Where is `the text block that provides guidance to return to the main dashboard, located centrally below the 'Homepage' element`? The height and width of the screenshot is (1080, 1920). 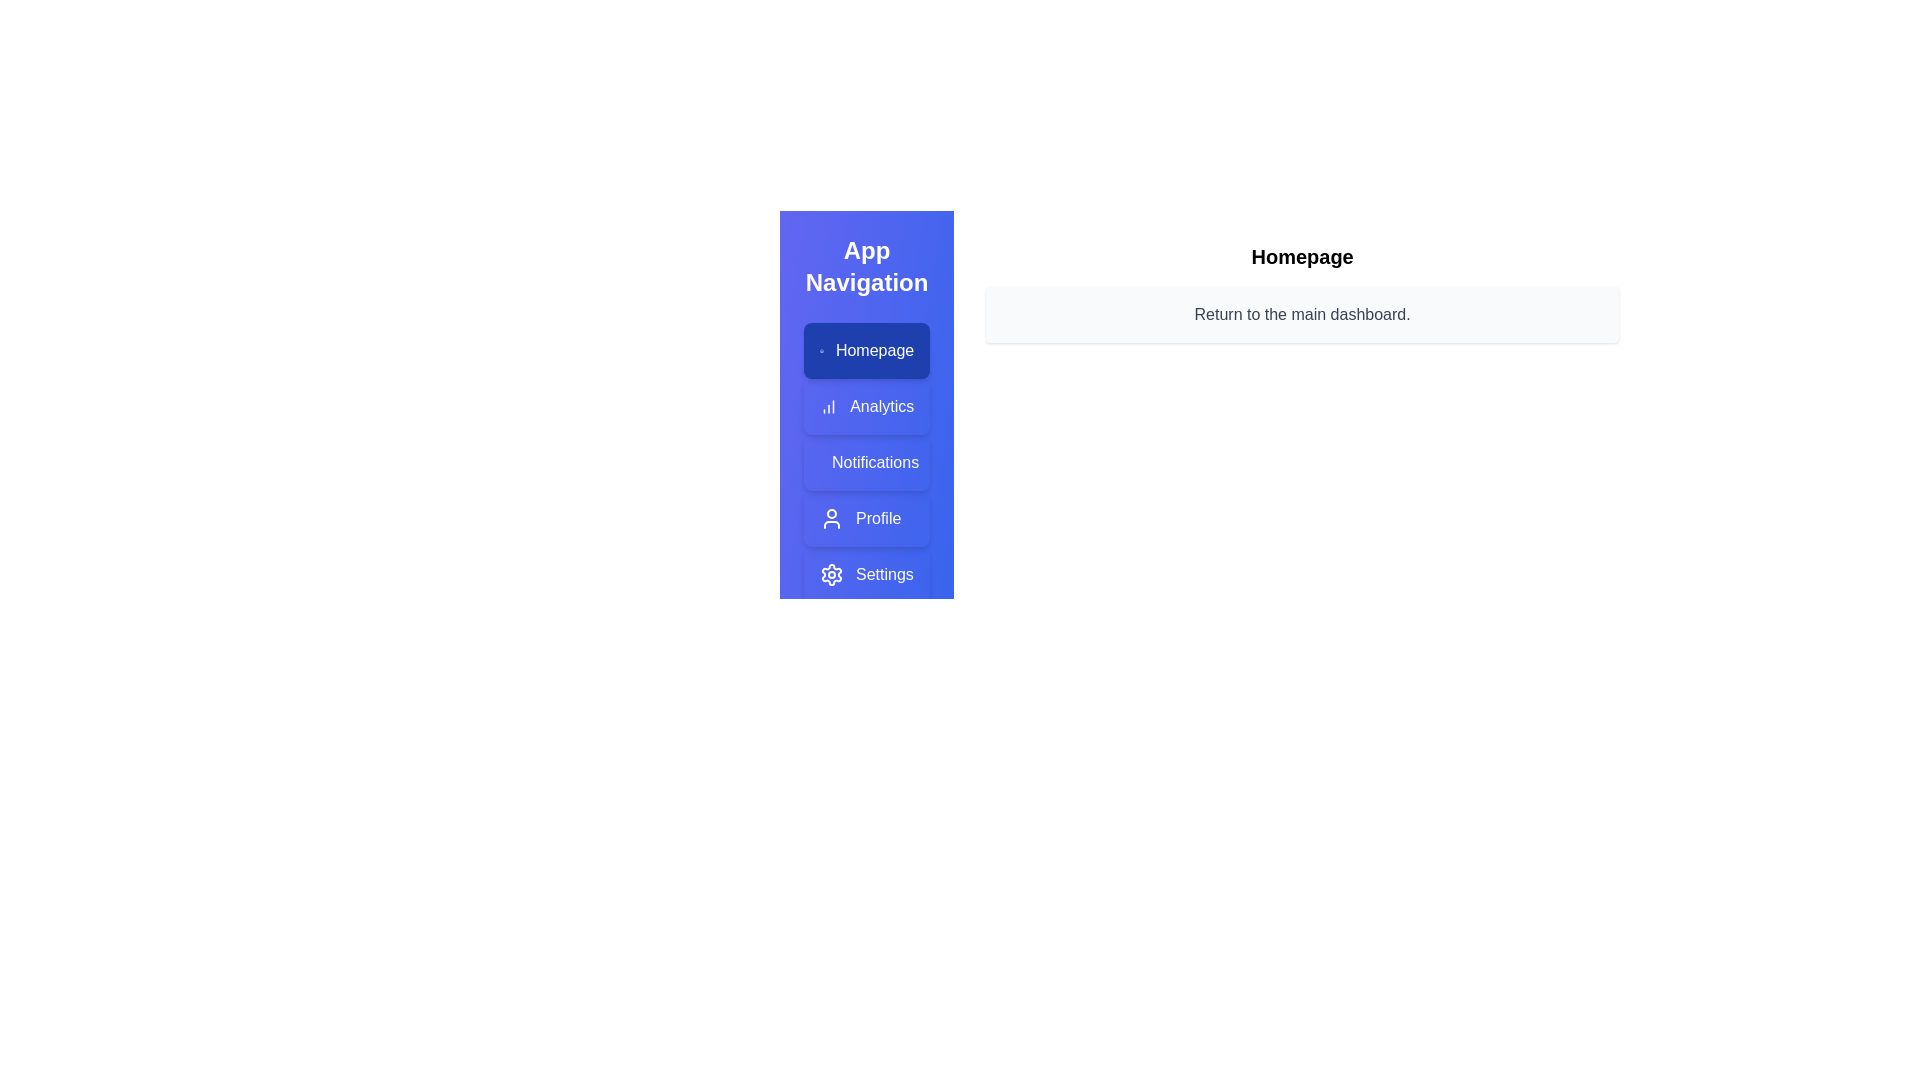
the text block that provides guidance to return to the main dashboard, located centrally below the 'Homepage' element is located at coordinates (1302, 315).